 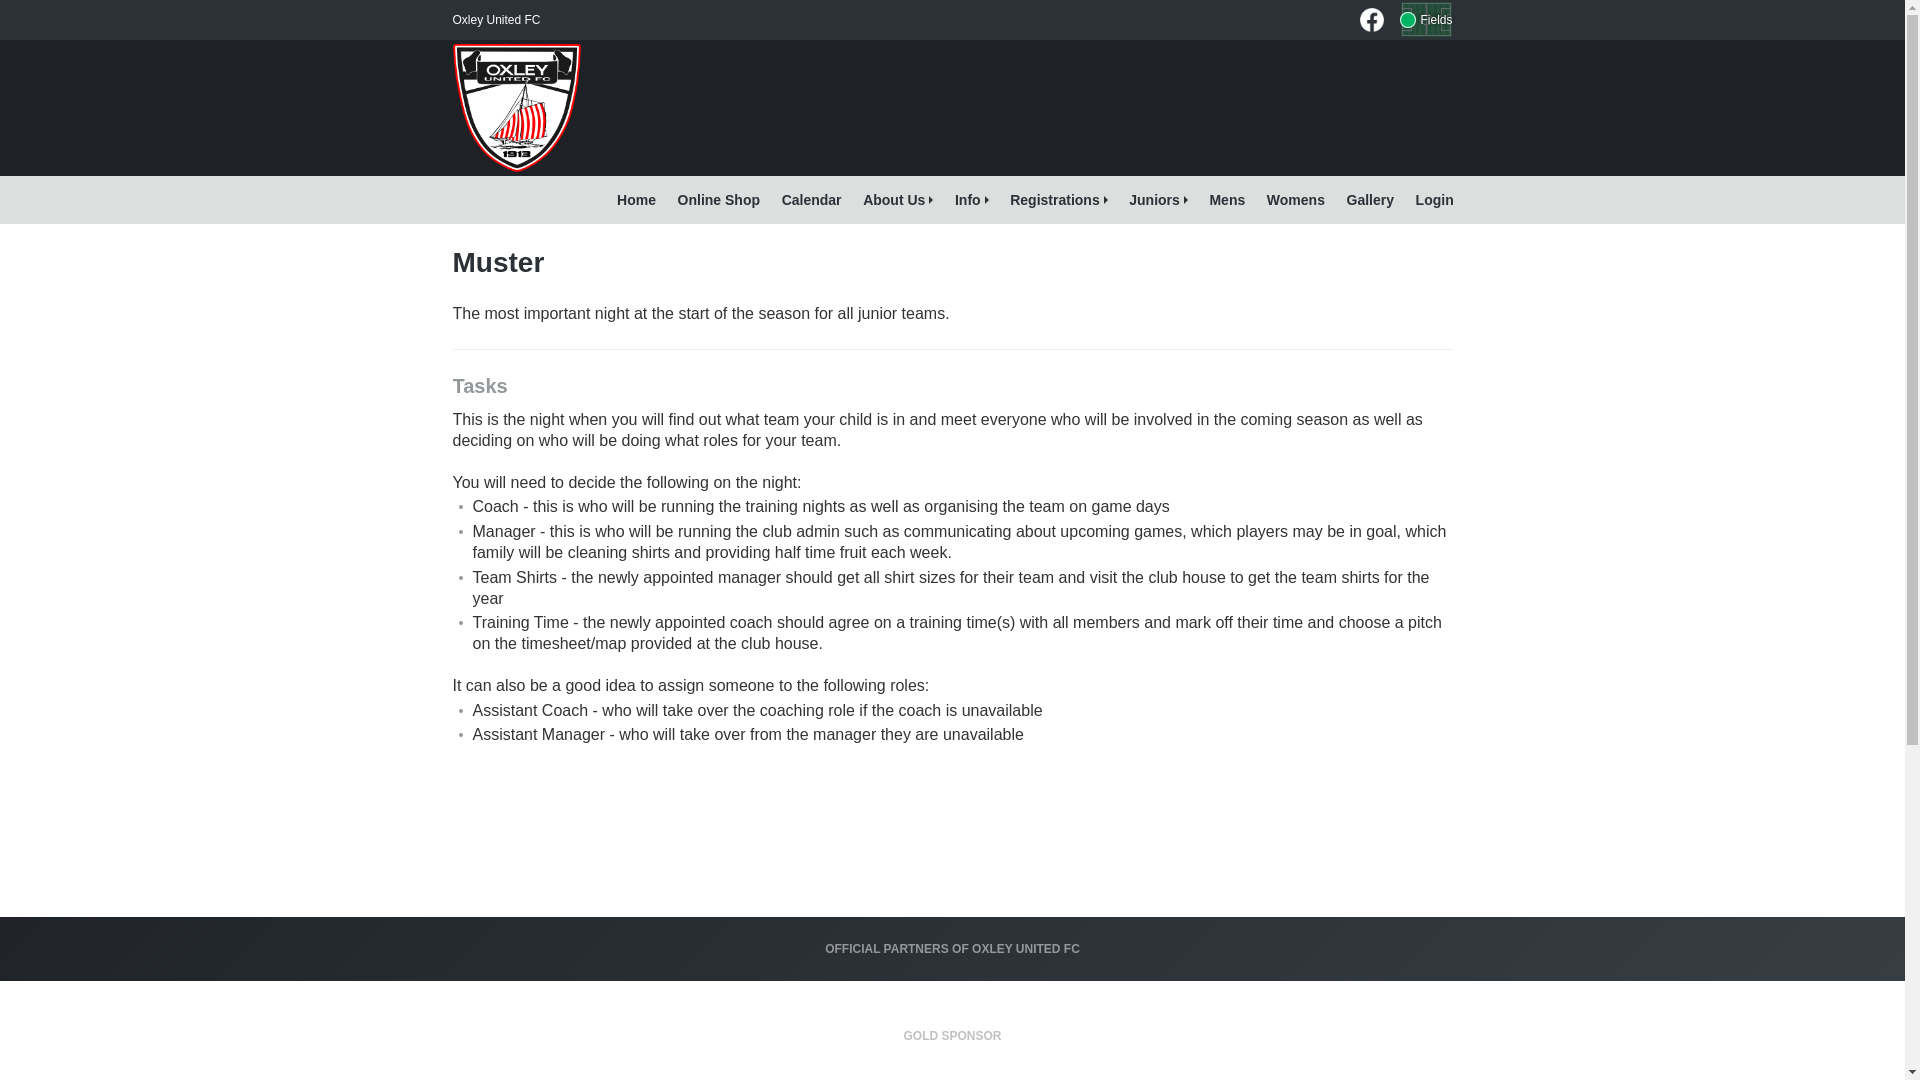 What do you see at coordinates (1199, 200) in the screenshot?
I see `'Mens'` at bounding box center [1199, 200].